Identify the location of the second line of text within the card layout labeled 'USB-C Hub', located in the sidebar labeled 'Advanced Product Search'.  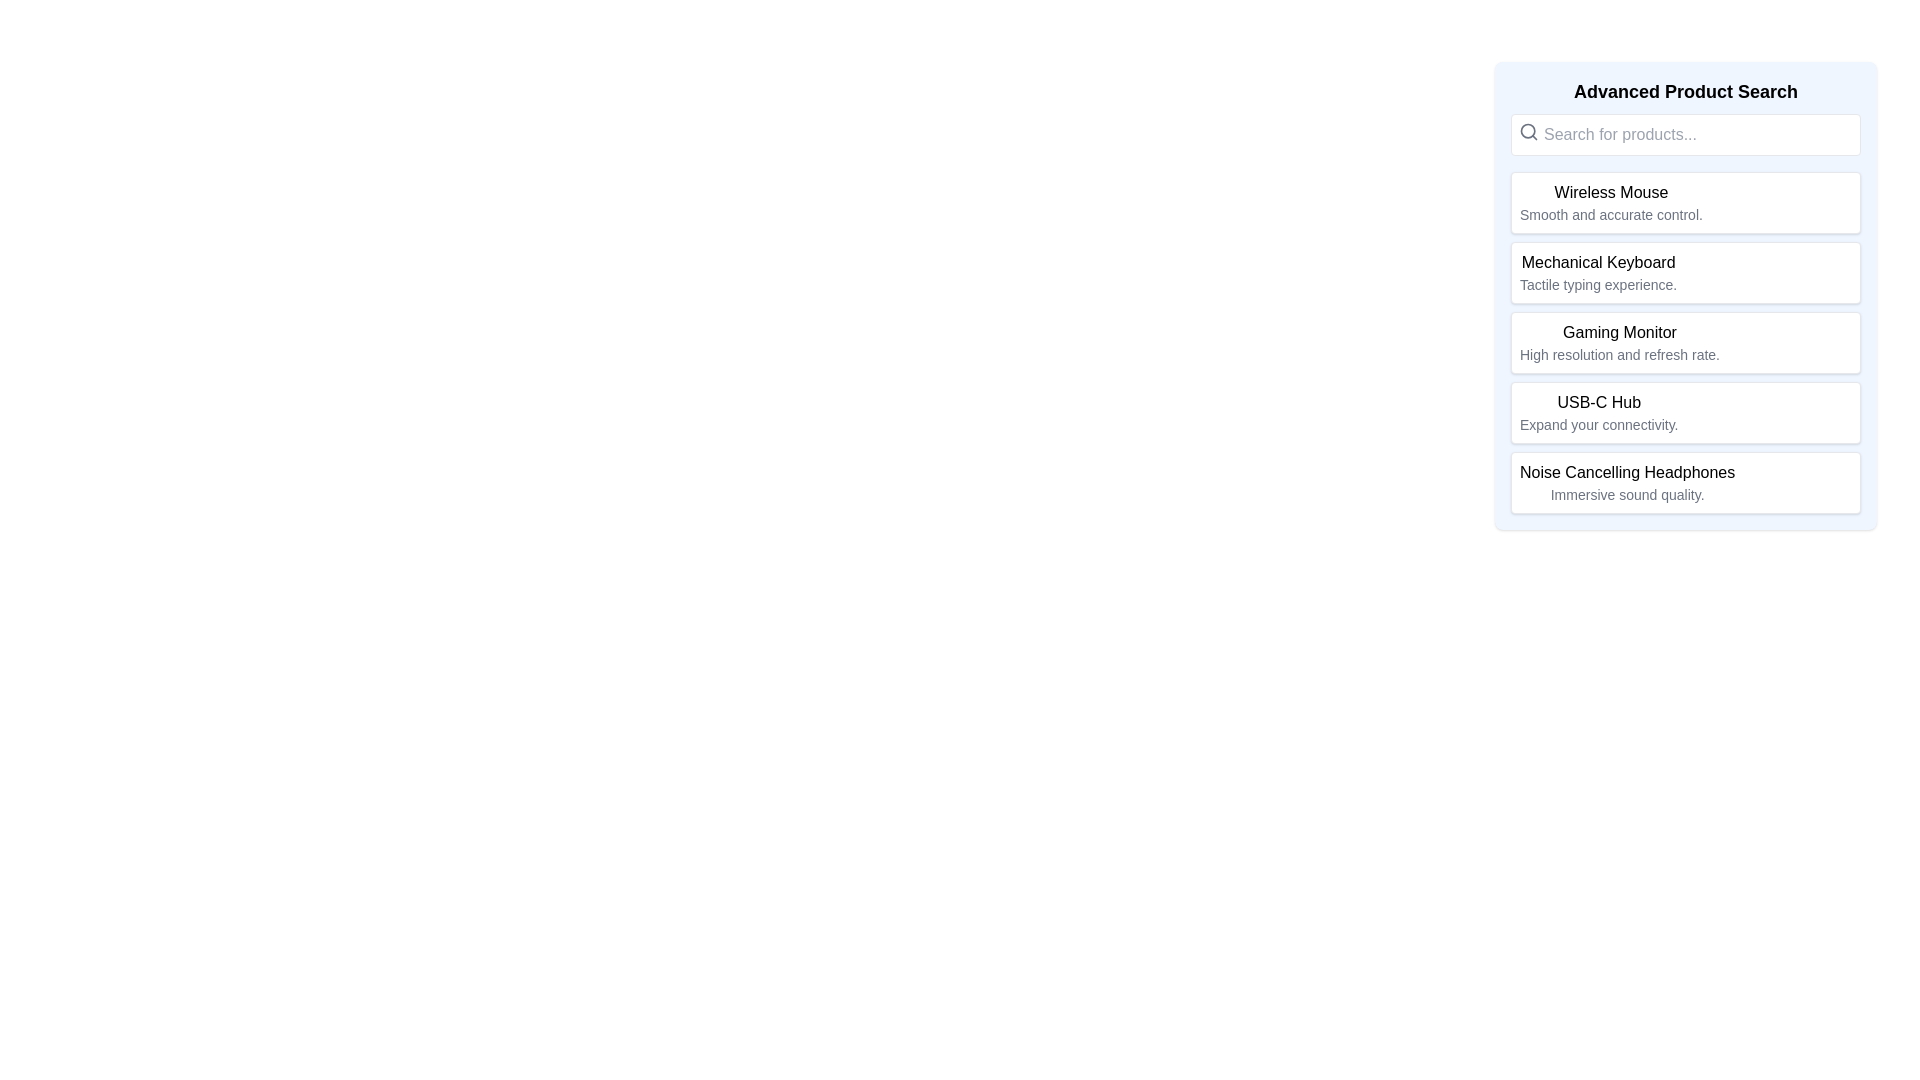
(1598, 423).